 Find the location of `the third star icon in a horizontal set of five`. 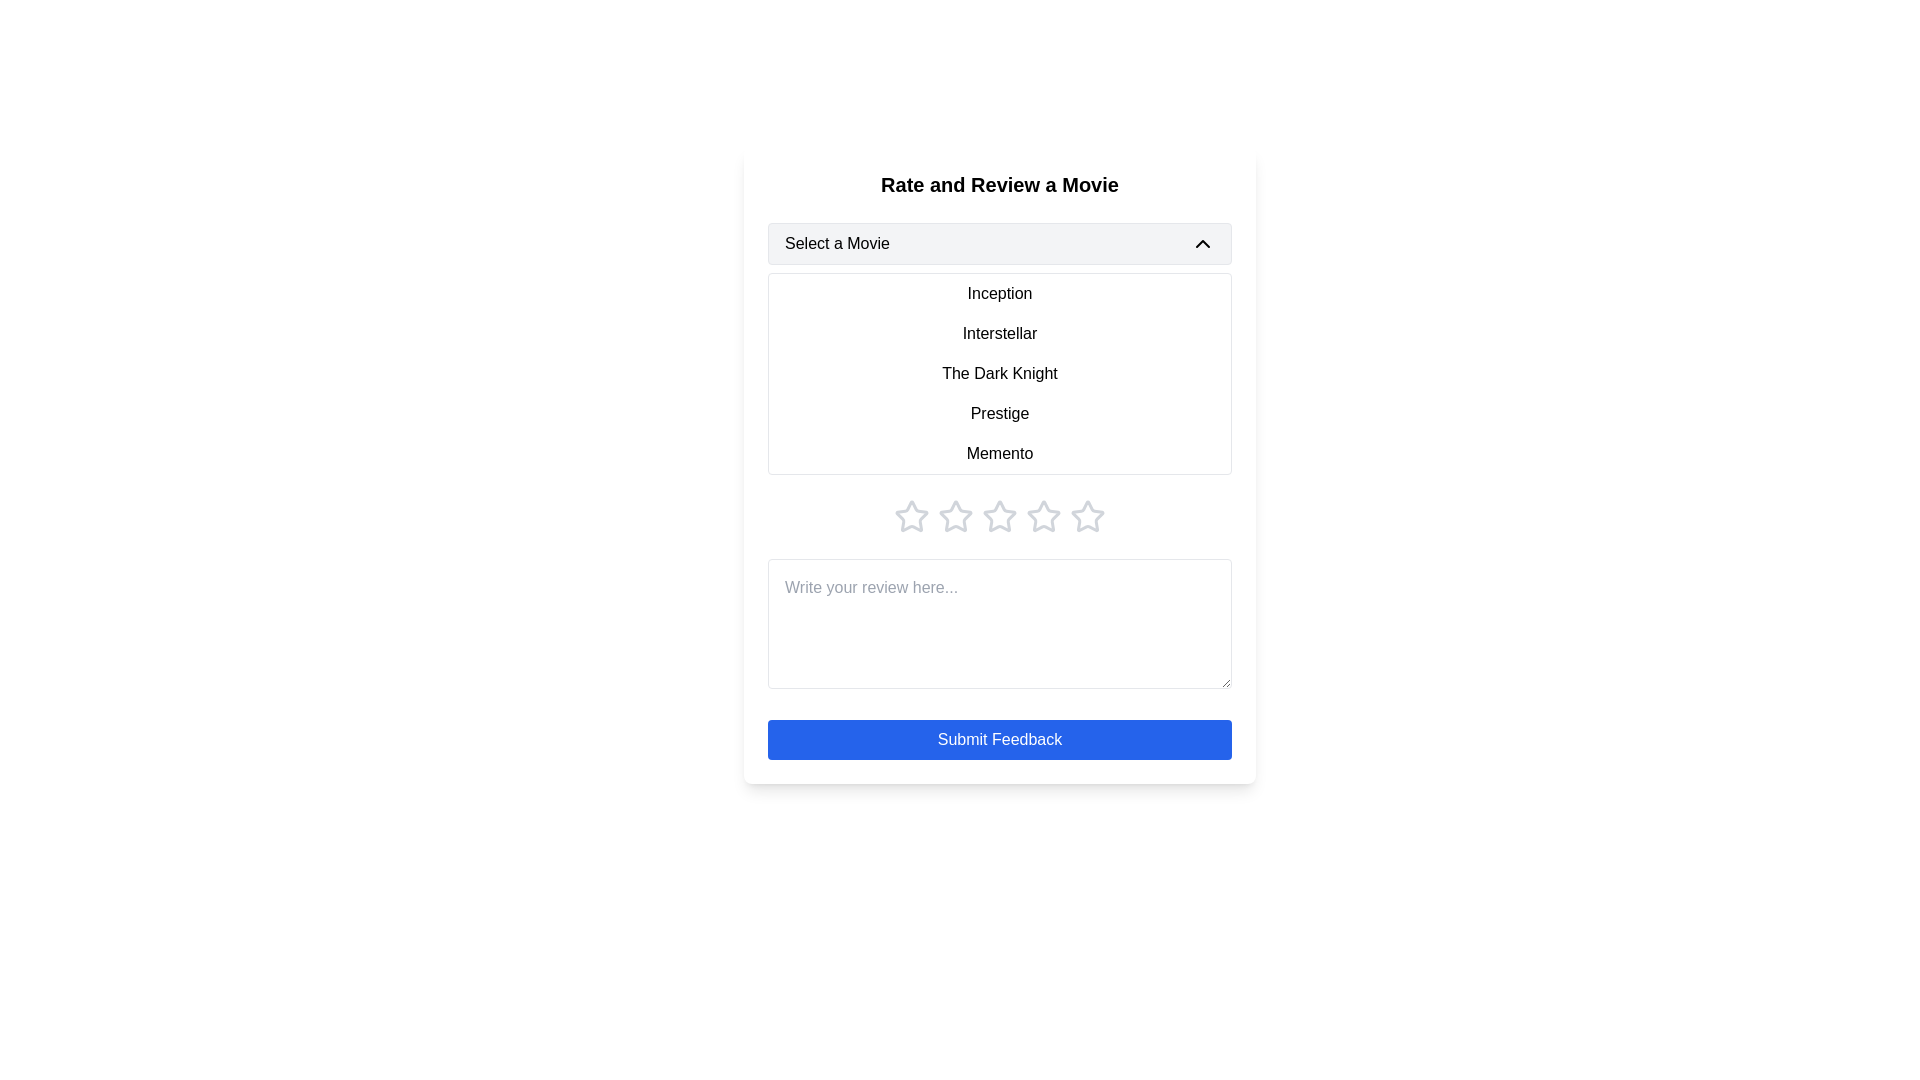

the third star icon in a horizontal set of five is located at coordinates (954, 515).